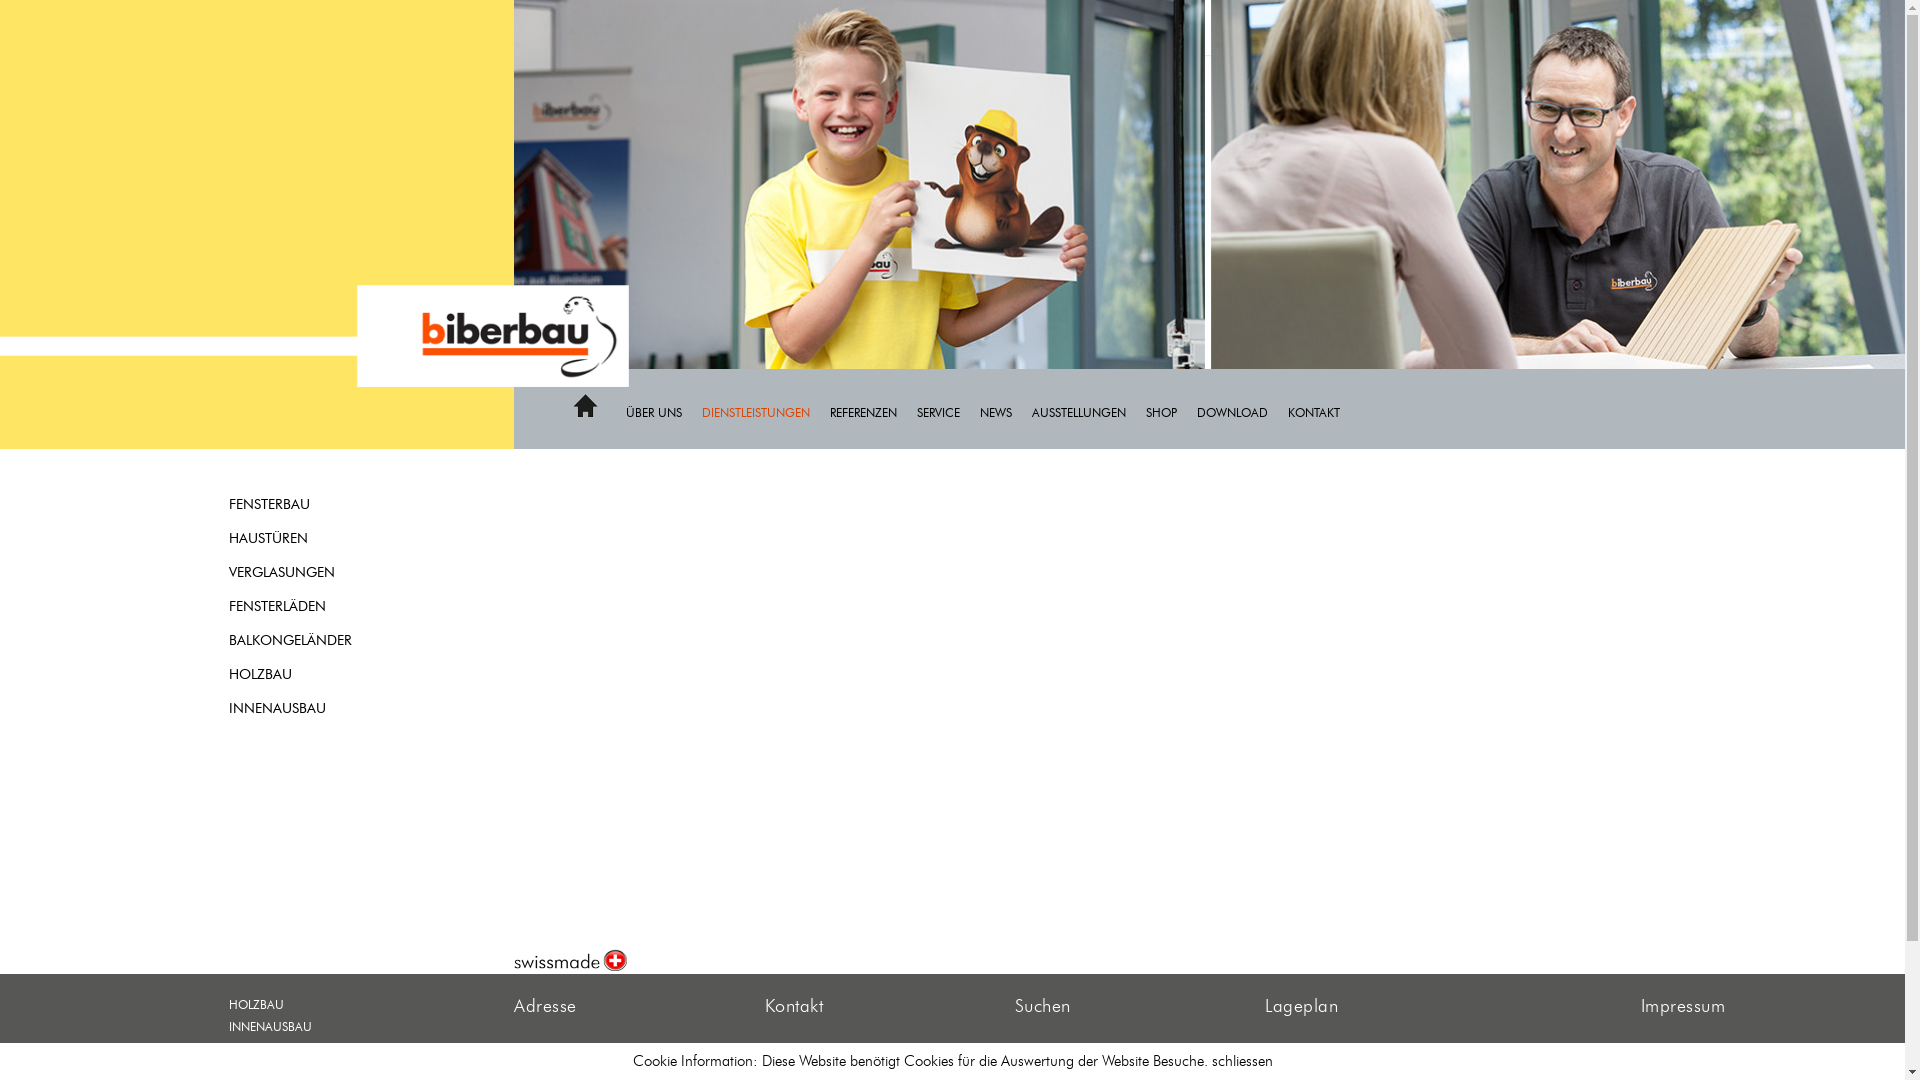  I want to click on 'REFERENZEN', so click(873, 410).